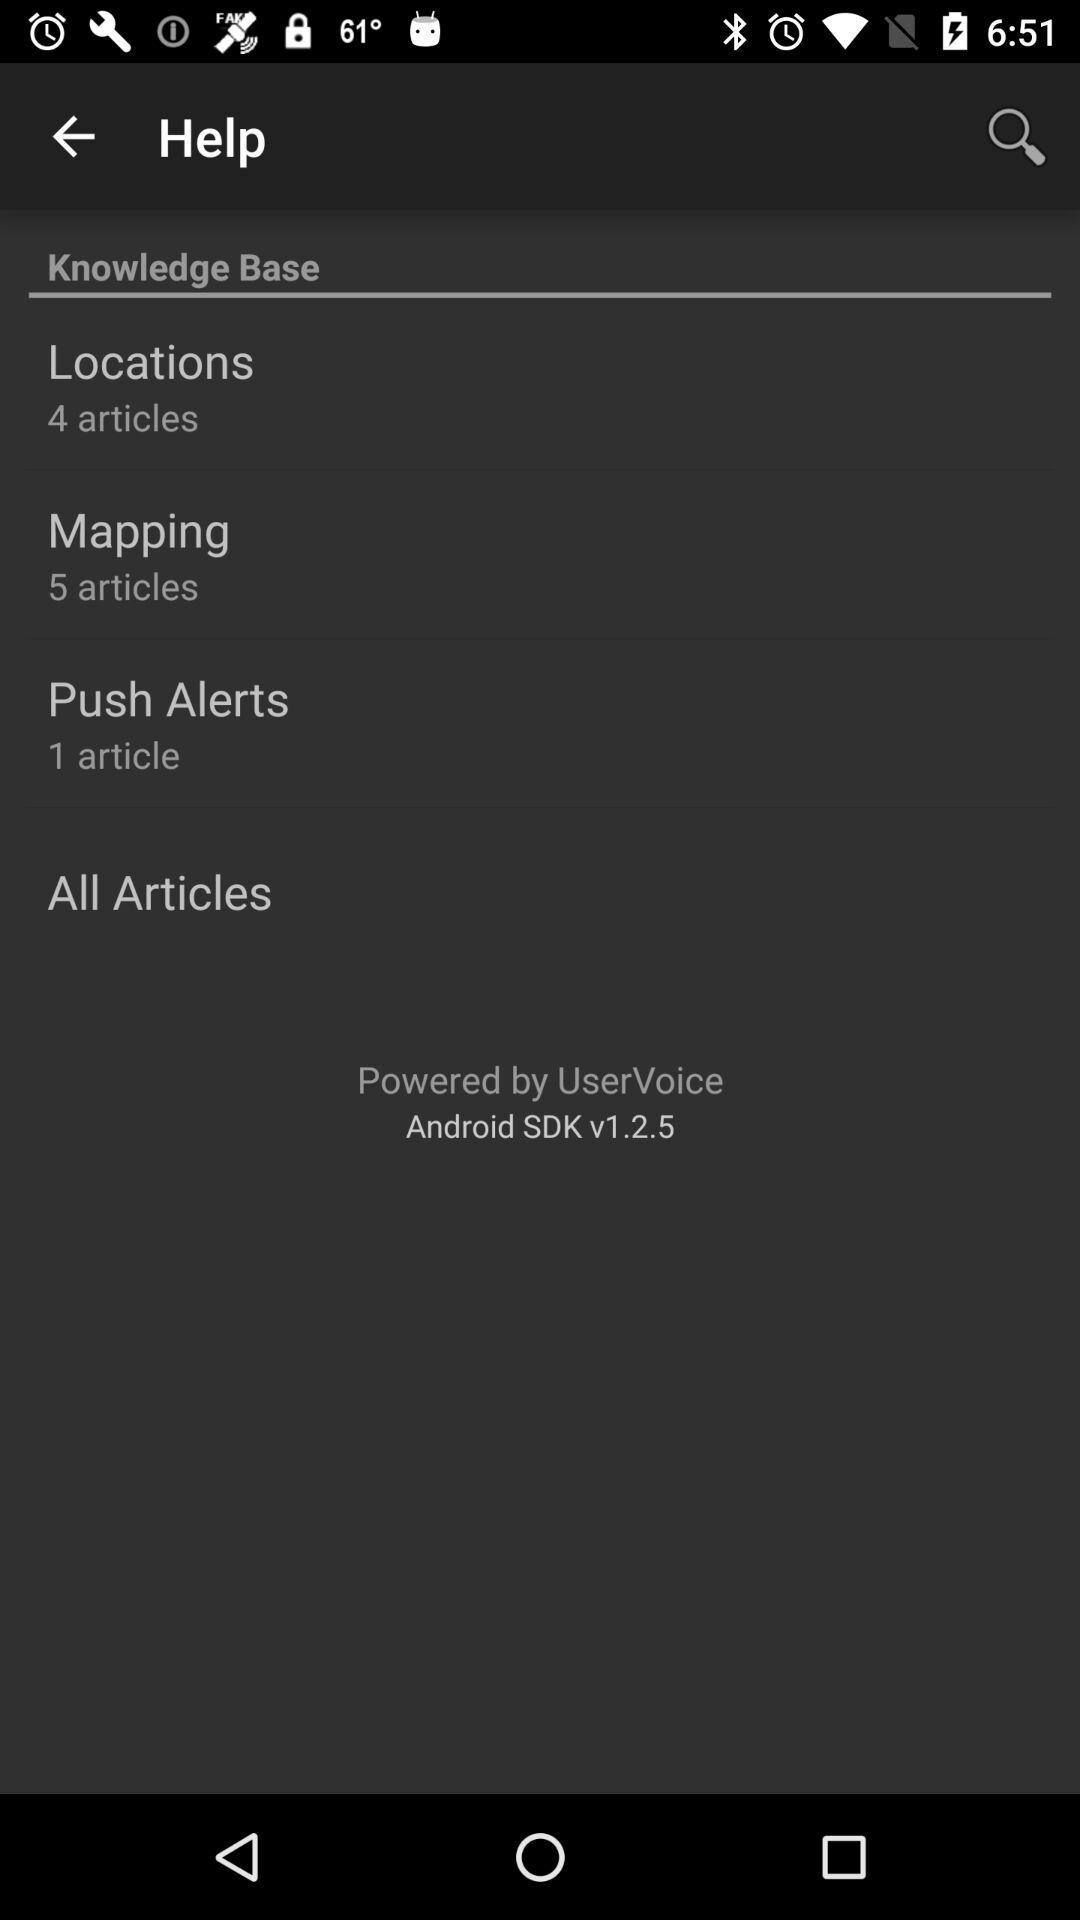 The image size is (1080, 1920). I want to click on the item above knowledge base item, so click(72, 135).